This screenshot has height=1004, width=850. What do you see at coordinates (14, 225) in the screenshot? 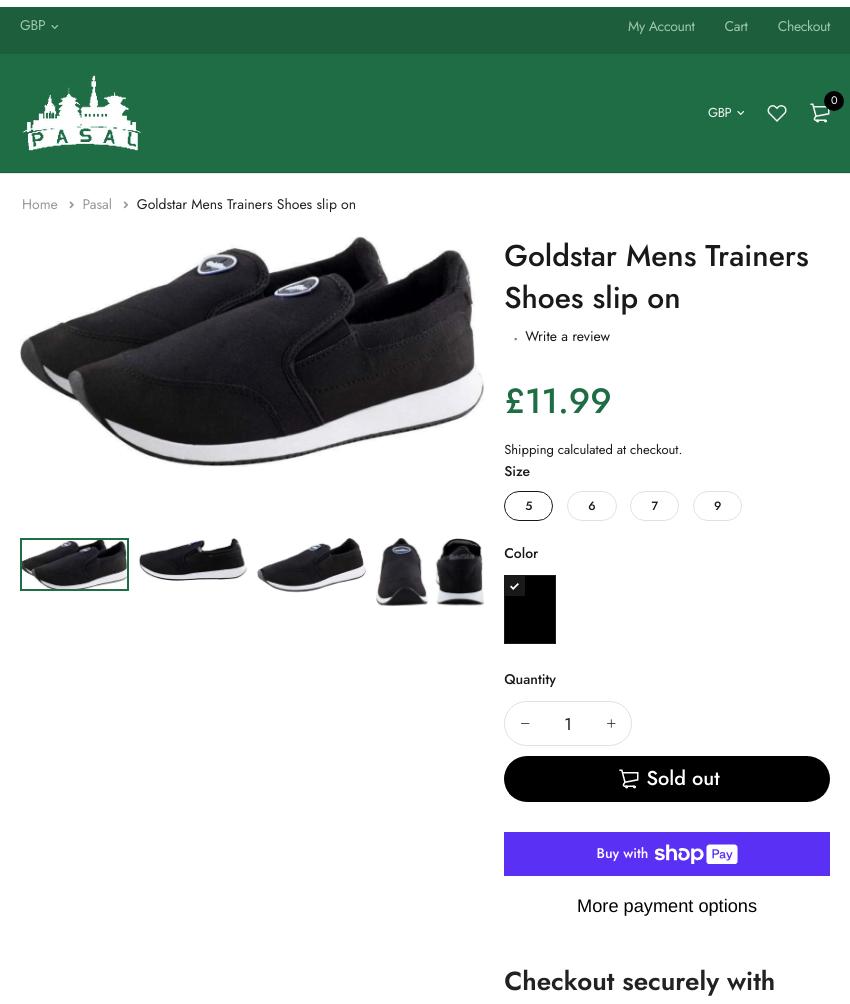
I see `'Belt'` at bounding box center [14, 225].